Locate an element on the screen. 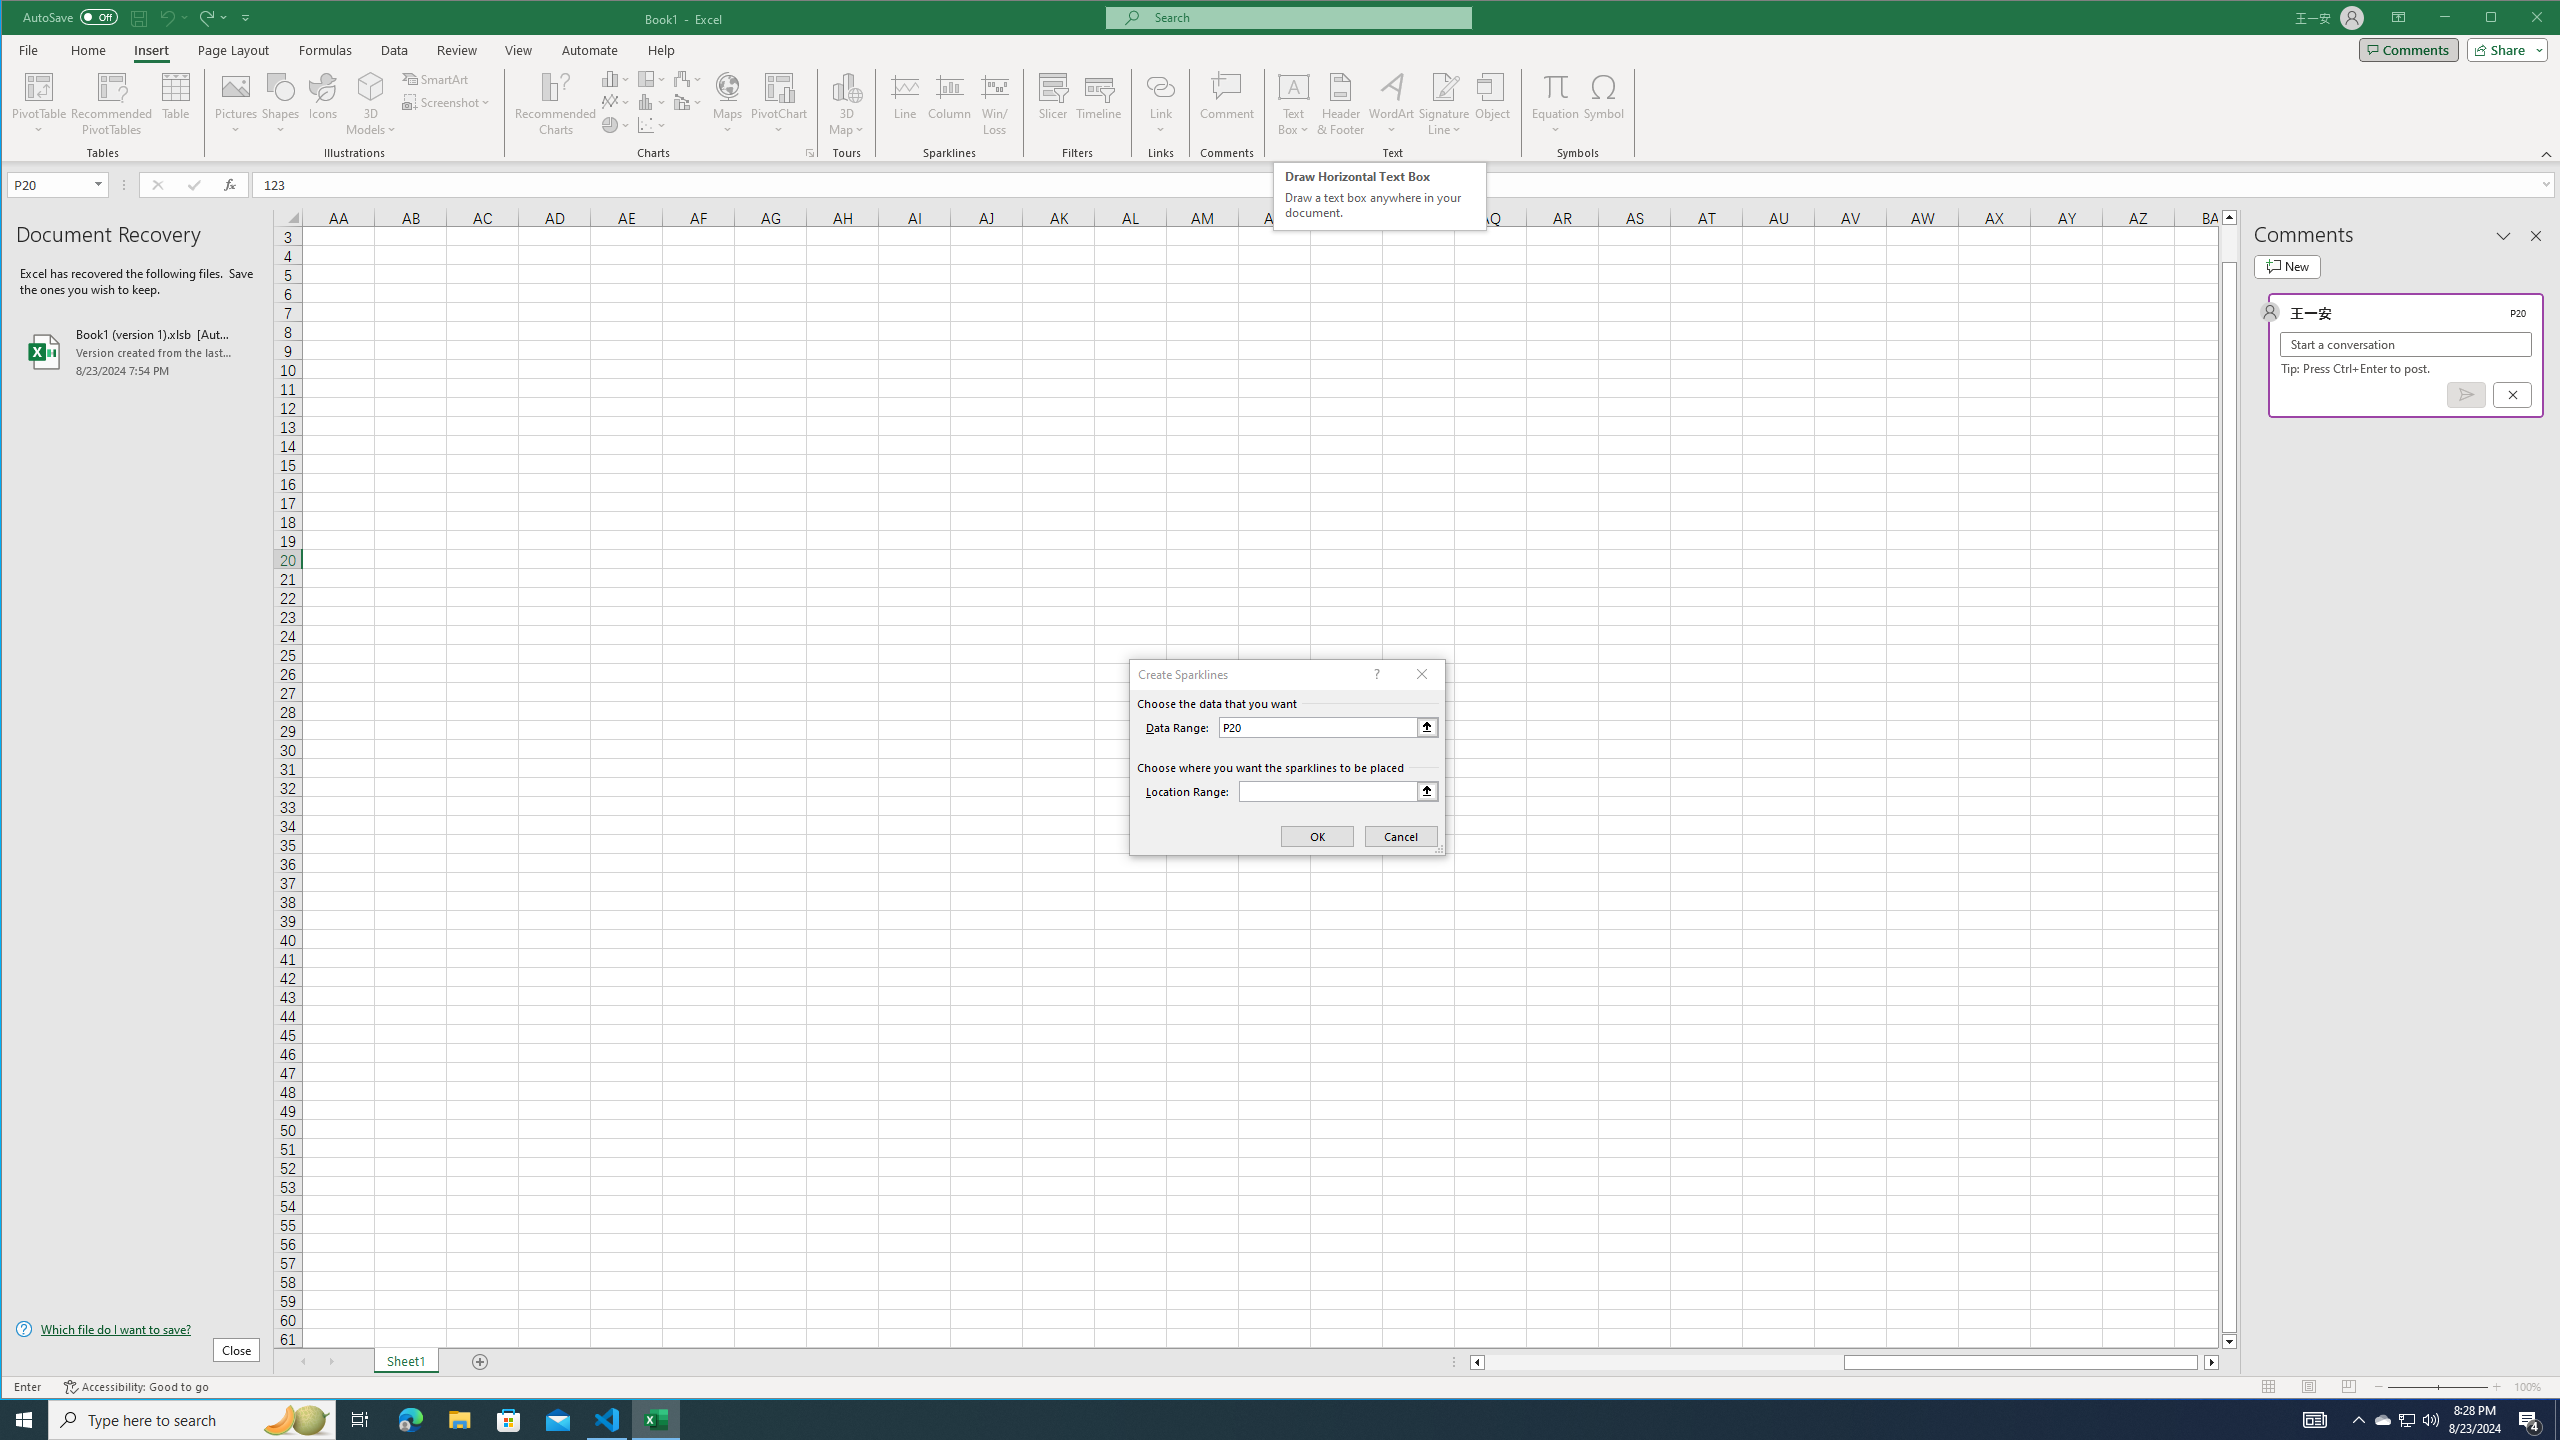 The image size is (2560, 1440). 'Post comment (Ctrl + Enter)' is located at coordinates (2466, 394).